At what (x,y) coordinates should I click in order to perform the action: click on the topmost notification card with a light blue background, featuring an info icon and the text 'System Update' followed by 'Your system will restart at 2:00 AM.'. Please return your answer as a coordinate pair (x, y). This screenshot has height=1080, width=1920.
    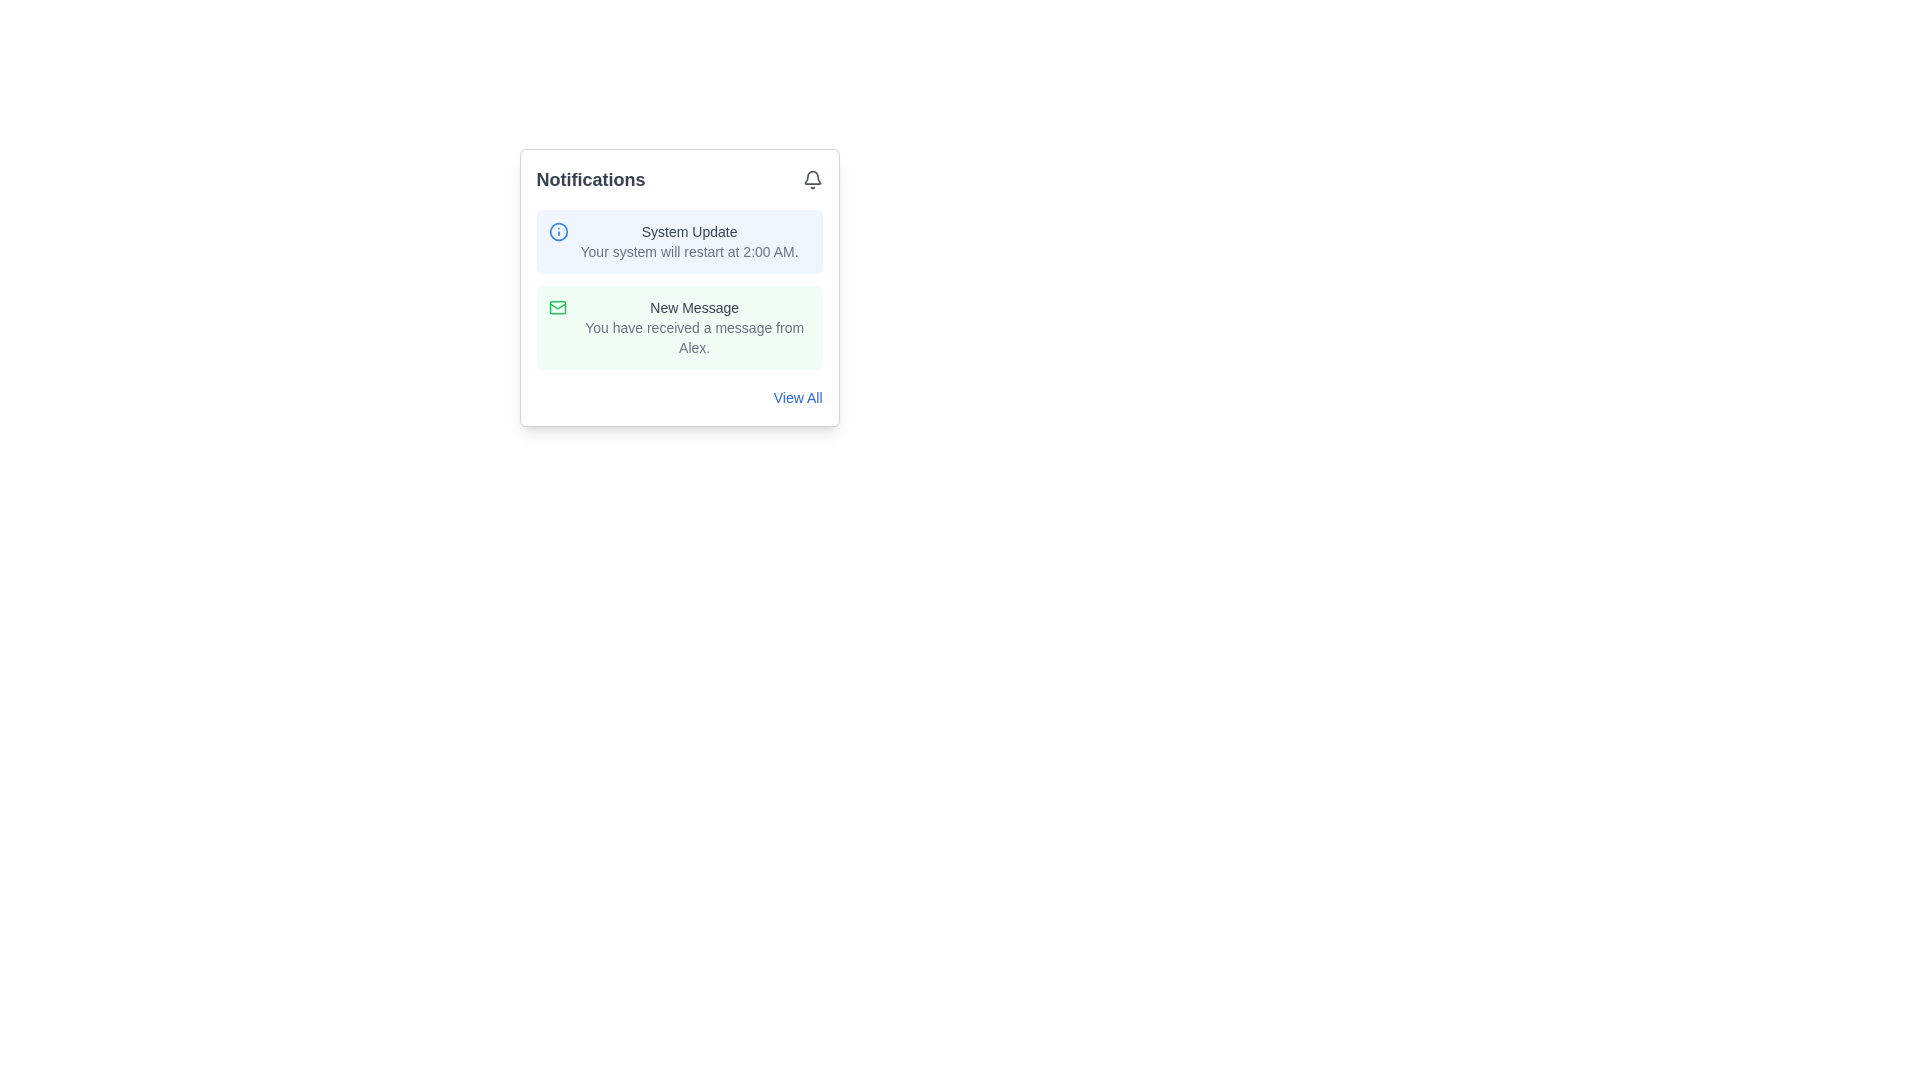
    Looking at the image, I should click on (679, 241).